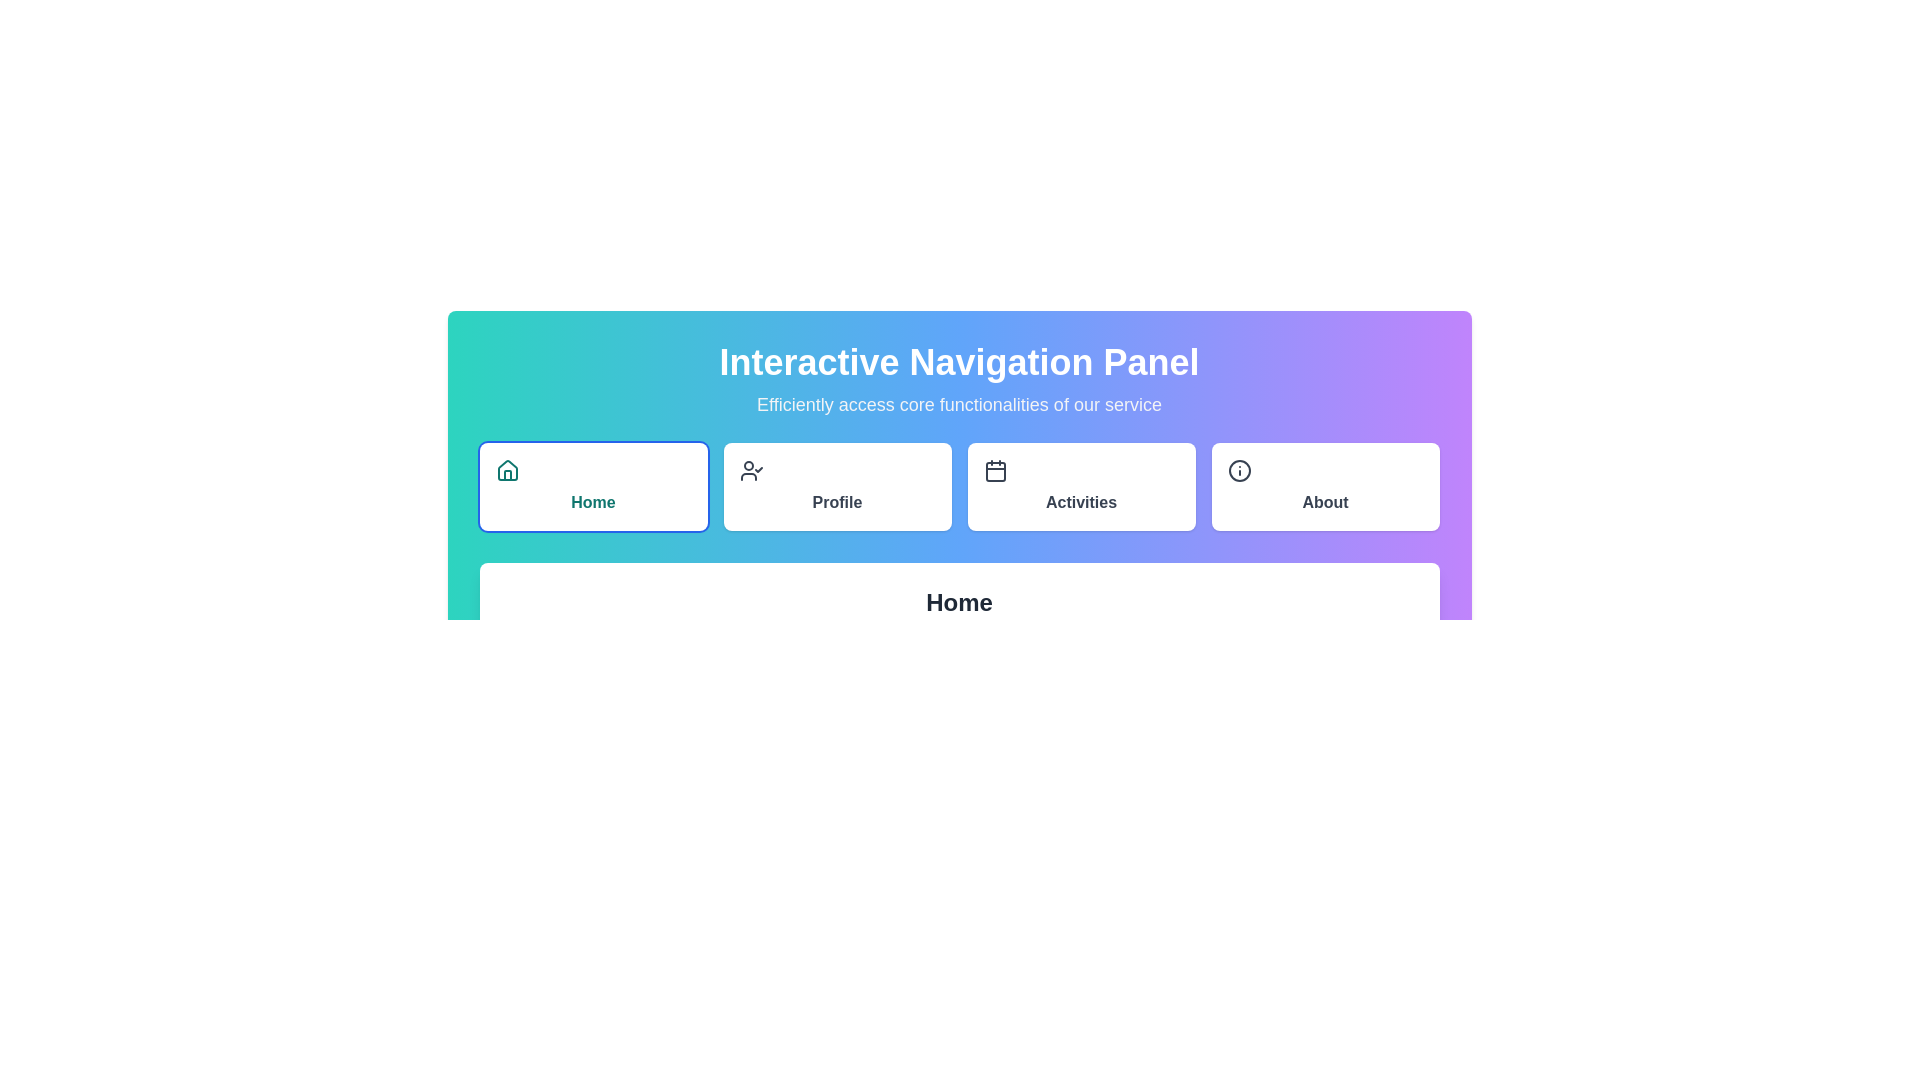 This screenshot has height=1080, width=1920. I want to click on the 'Activities' icon located at the top of the 'Activities' card in the navigation bar to interact with its associated functionality, so click(995, 470).